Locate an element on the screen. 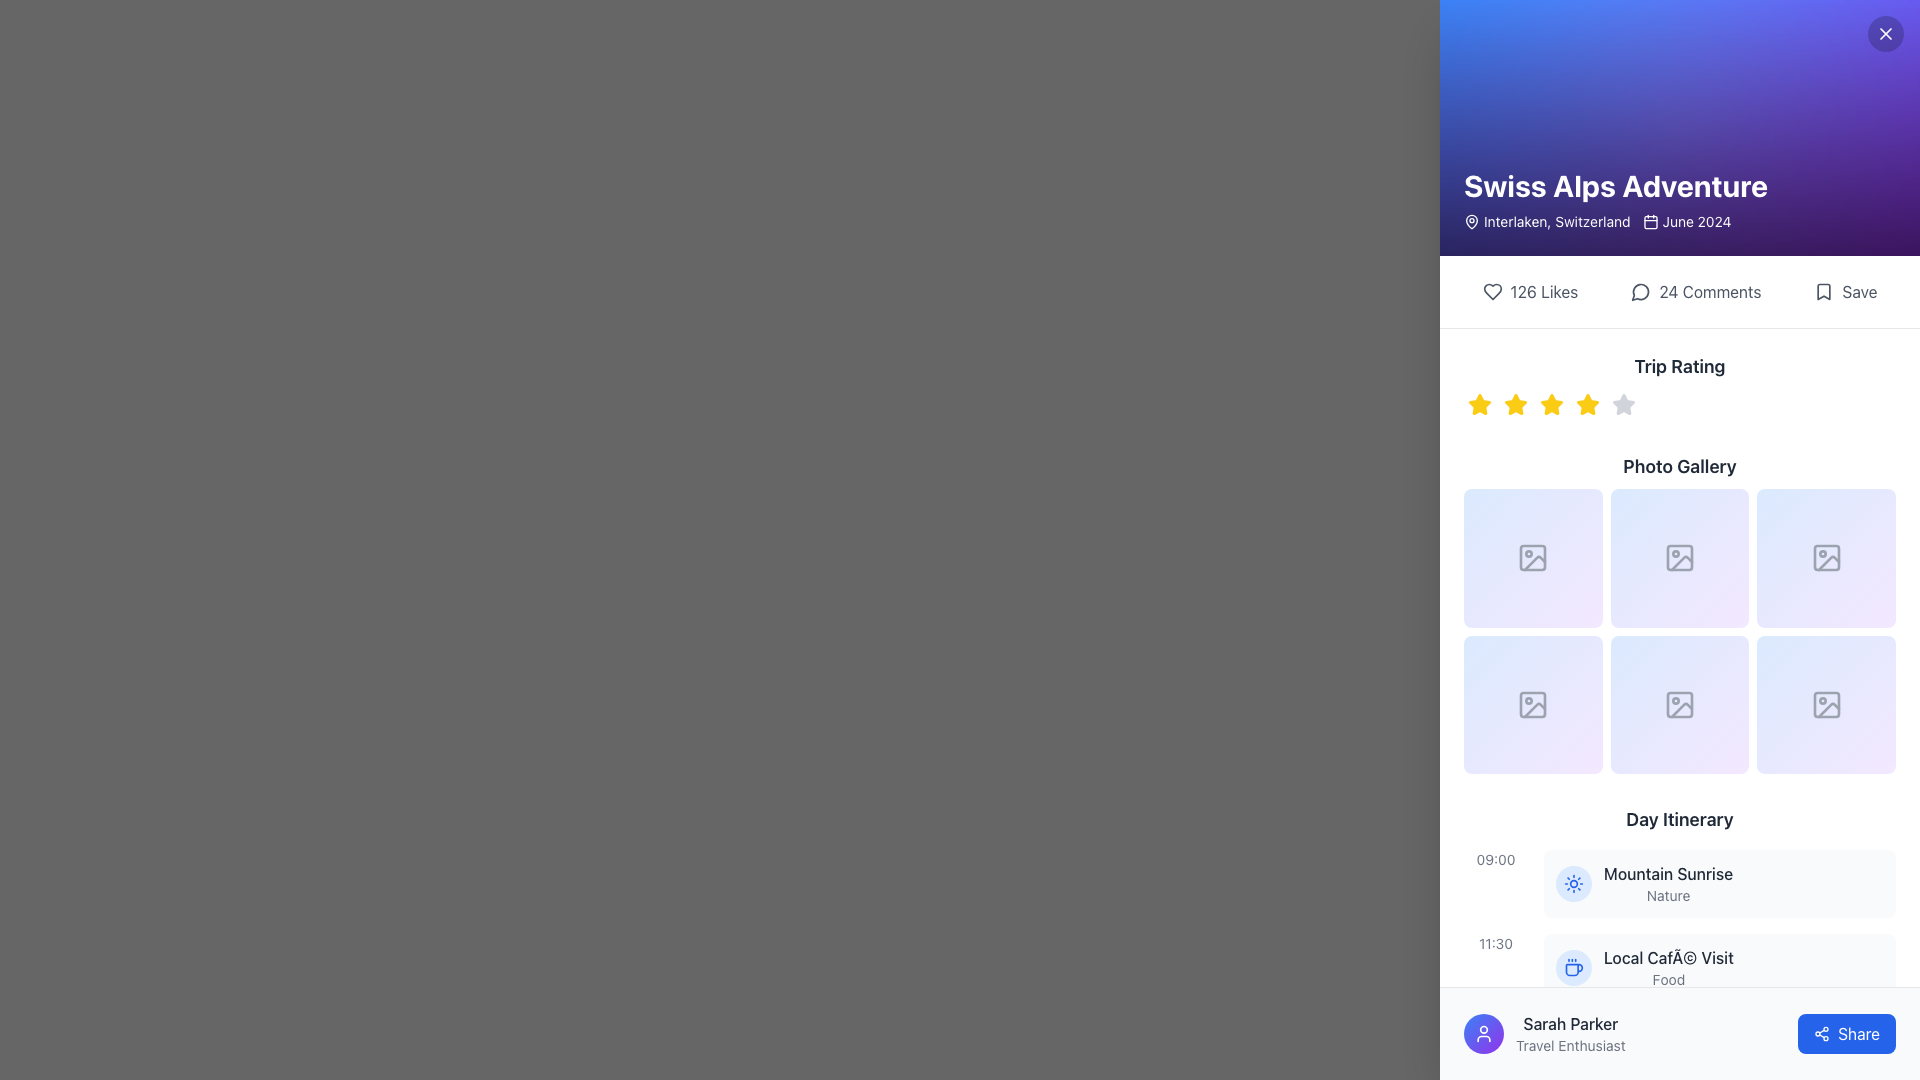 The height and width of the screenshot is (1080, 1920). the image icon placeholder in the 'Photo Gallery' section is located at coordinates (1680, 558).